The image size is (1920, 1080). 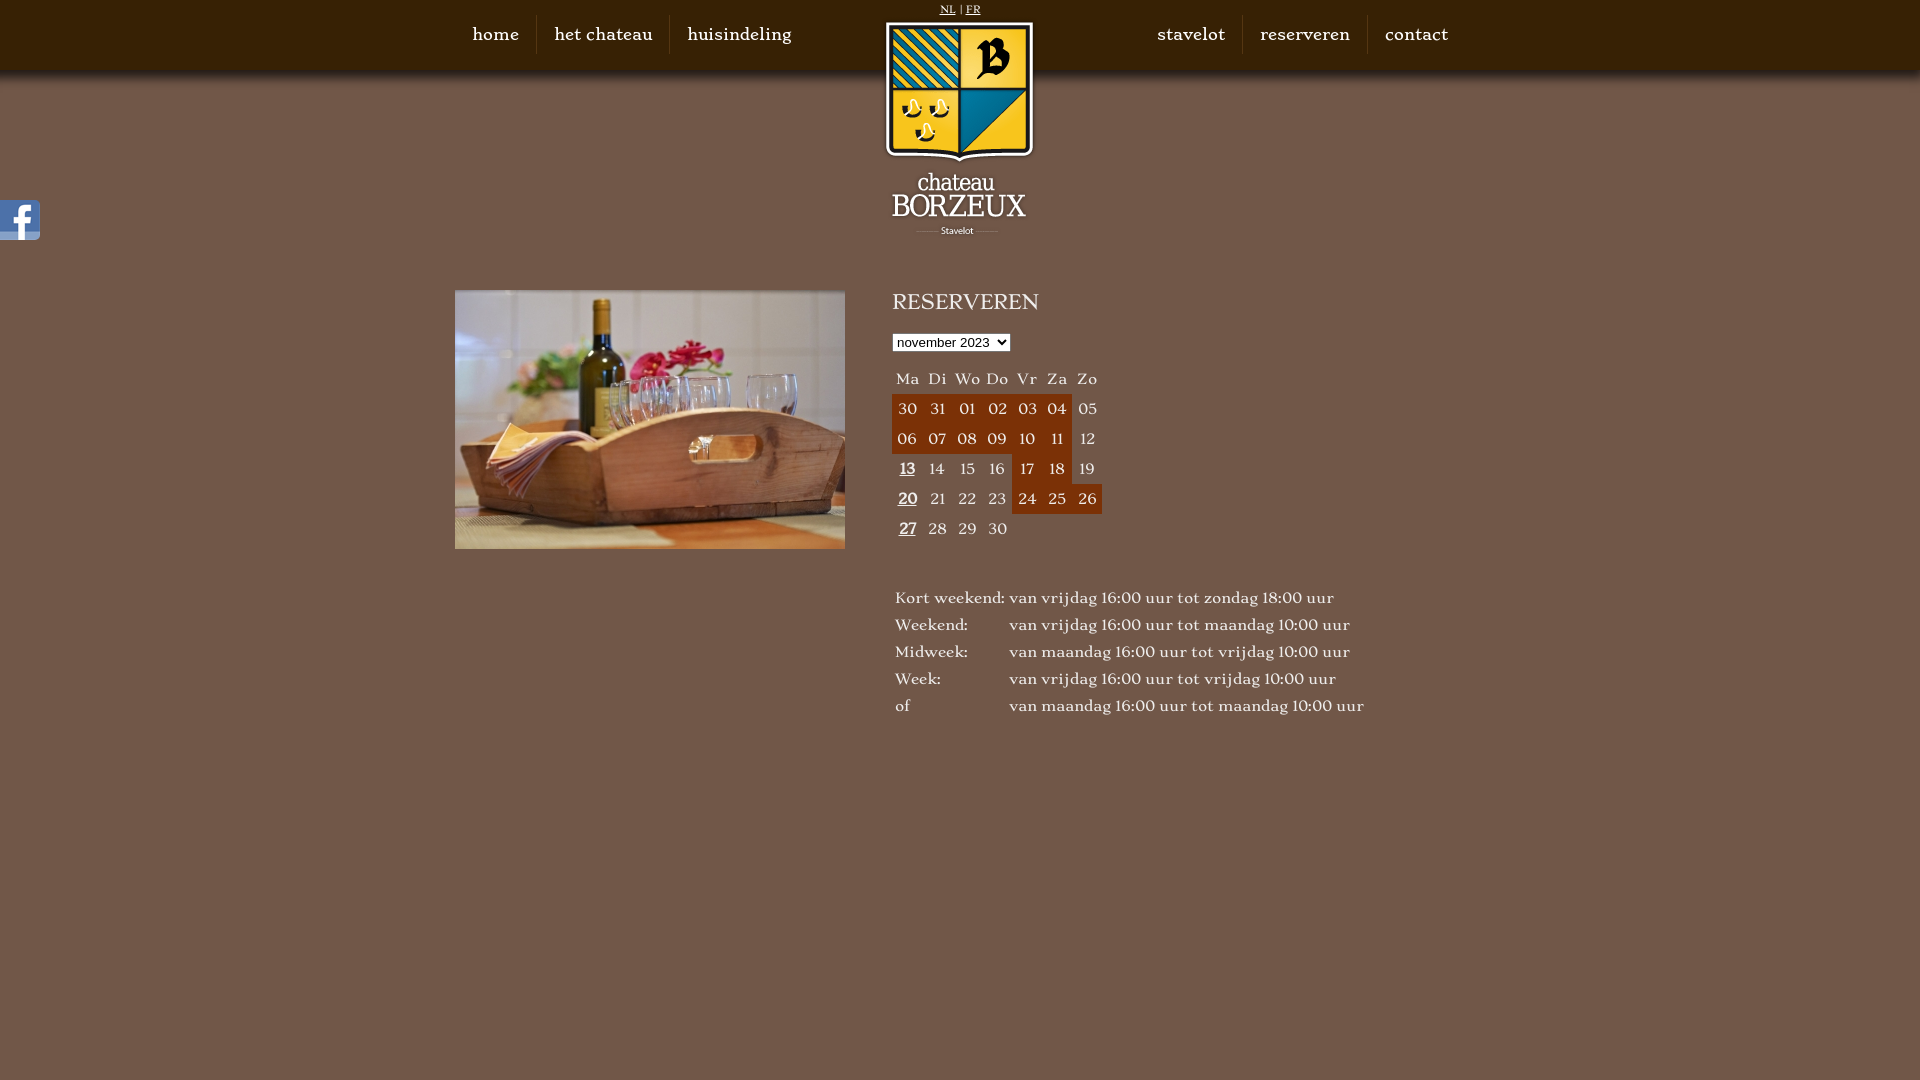 What do you see at coordinates (906, 527) in the screenshot?
I see `'27'` at bounding box center [906, 527].